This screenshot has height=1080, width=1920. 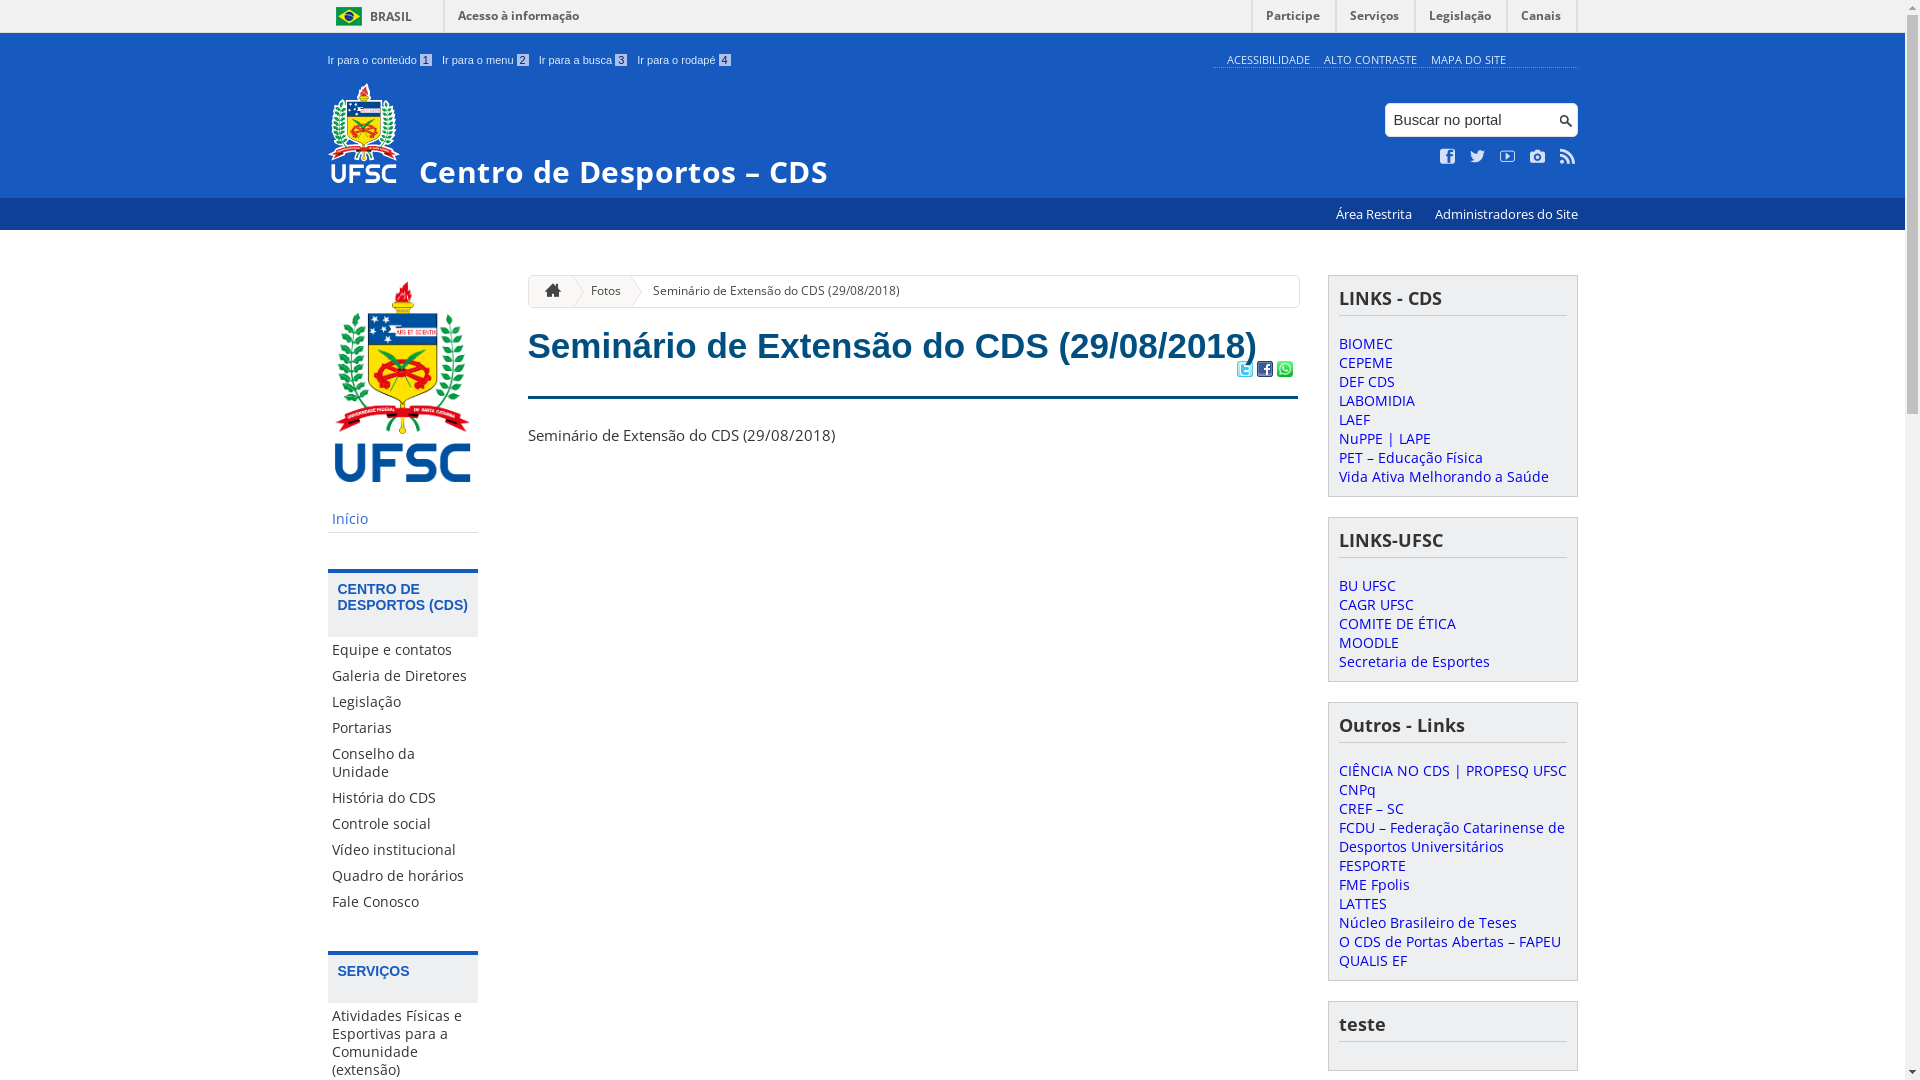 I want to click on 'MOODLE', so click(x=1367, y=642).